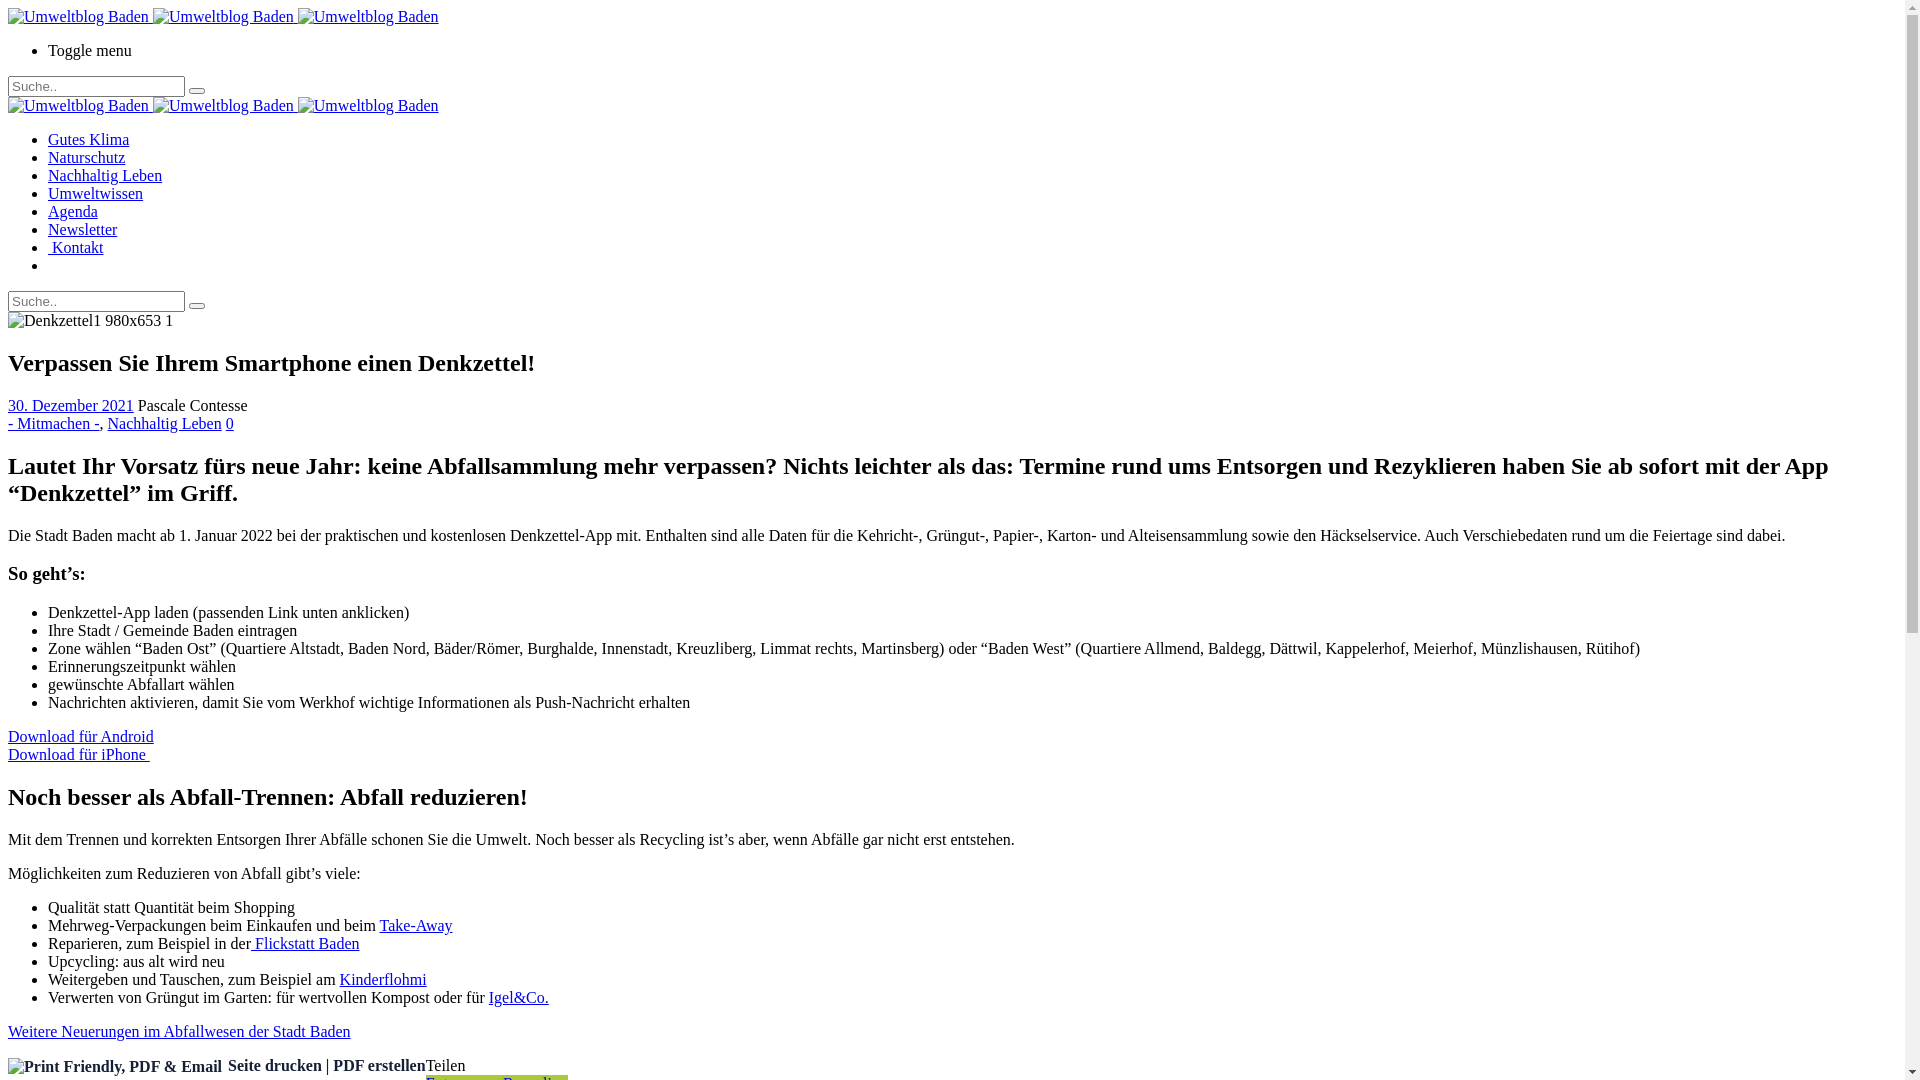 The height and width of the screenshot is (1080, 1920). Describe the element at coordinates (383, 978) in the screenshot. I see `'Kinderflohmi'` at that location.